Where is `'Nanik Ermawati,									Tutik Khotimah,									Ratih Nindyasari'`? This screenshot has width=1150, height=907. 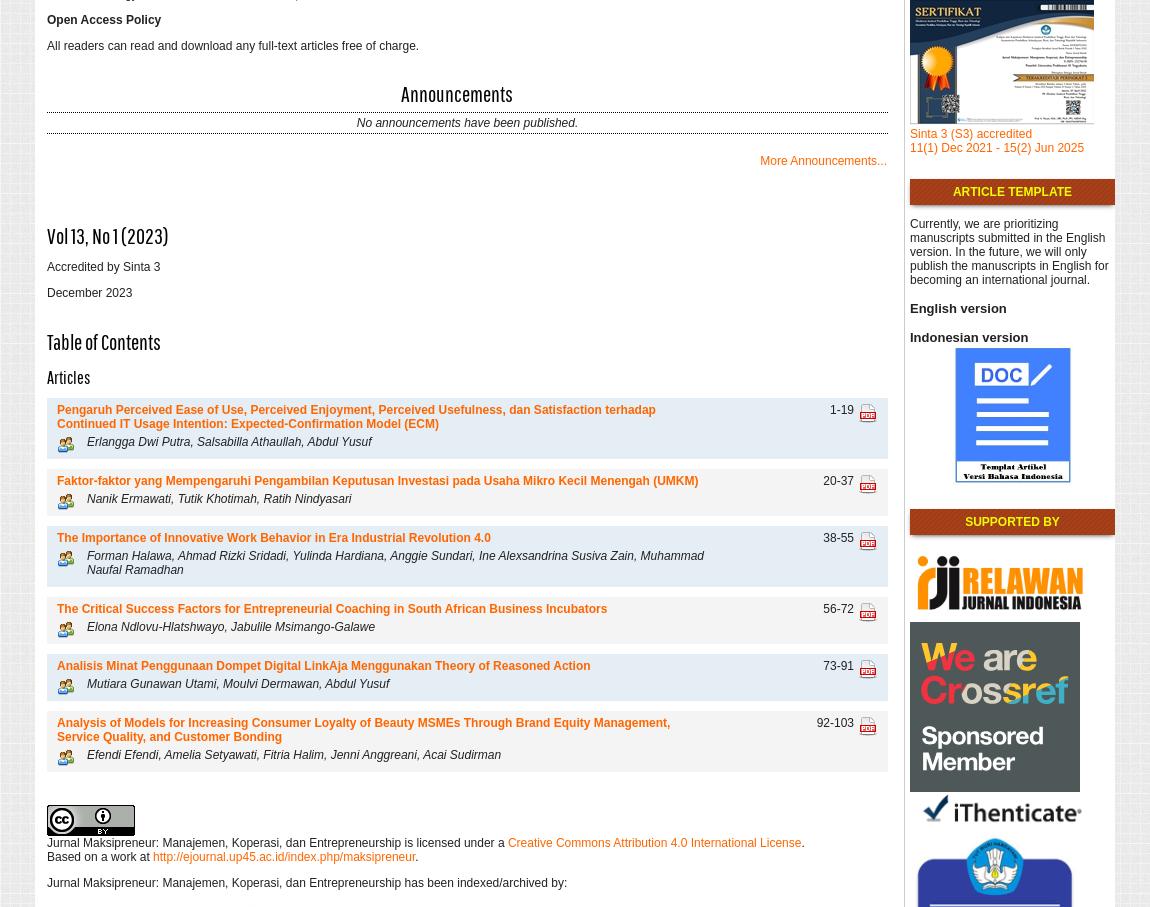 'Nanik Ermawati,									Tutik Khotimah,									Ratih Nindyasari' is located at coordinates (217, 497).